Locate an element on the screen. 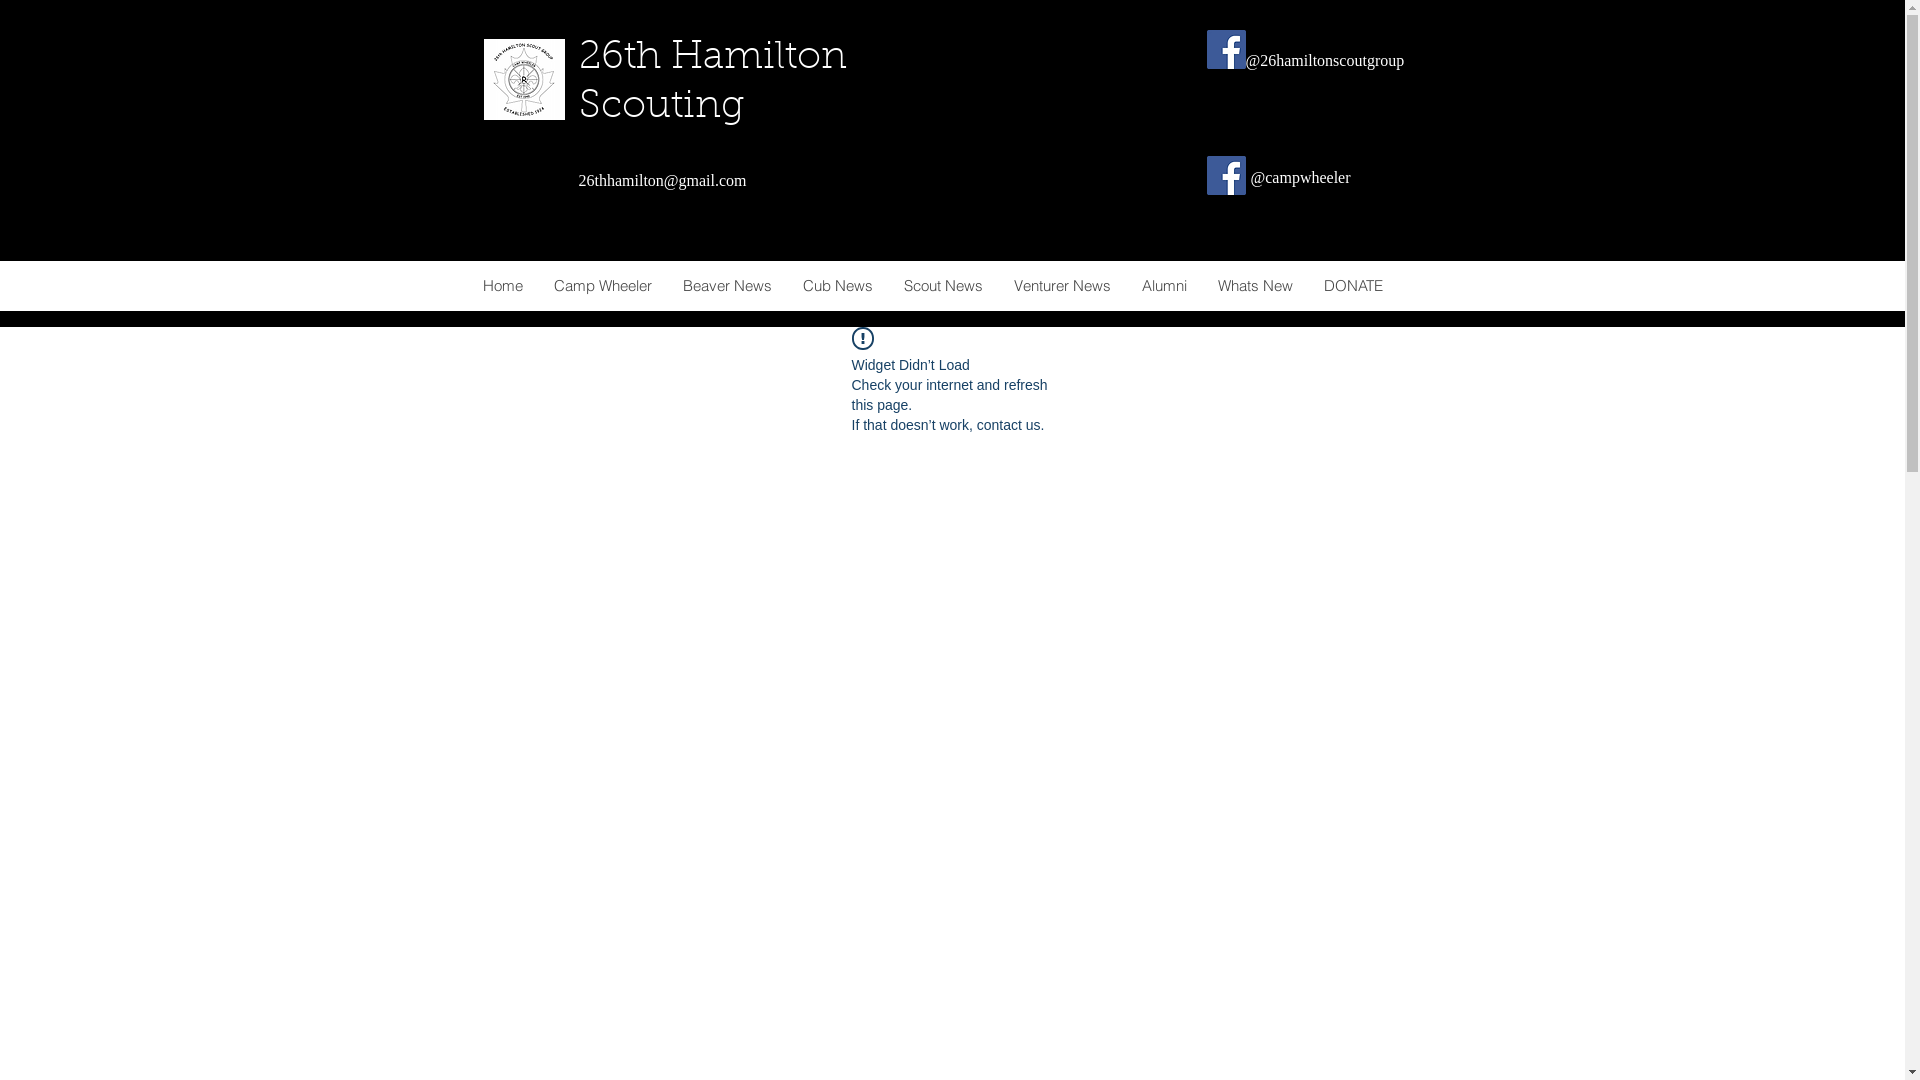 Image resolution: width=1920 pixels, height=1080 pixels. '26thhamilton@gmail.com' is located at coordinates (662, 180).